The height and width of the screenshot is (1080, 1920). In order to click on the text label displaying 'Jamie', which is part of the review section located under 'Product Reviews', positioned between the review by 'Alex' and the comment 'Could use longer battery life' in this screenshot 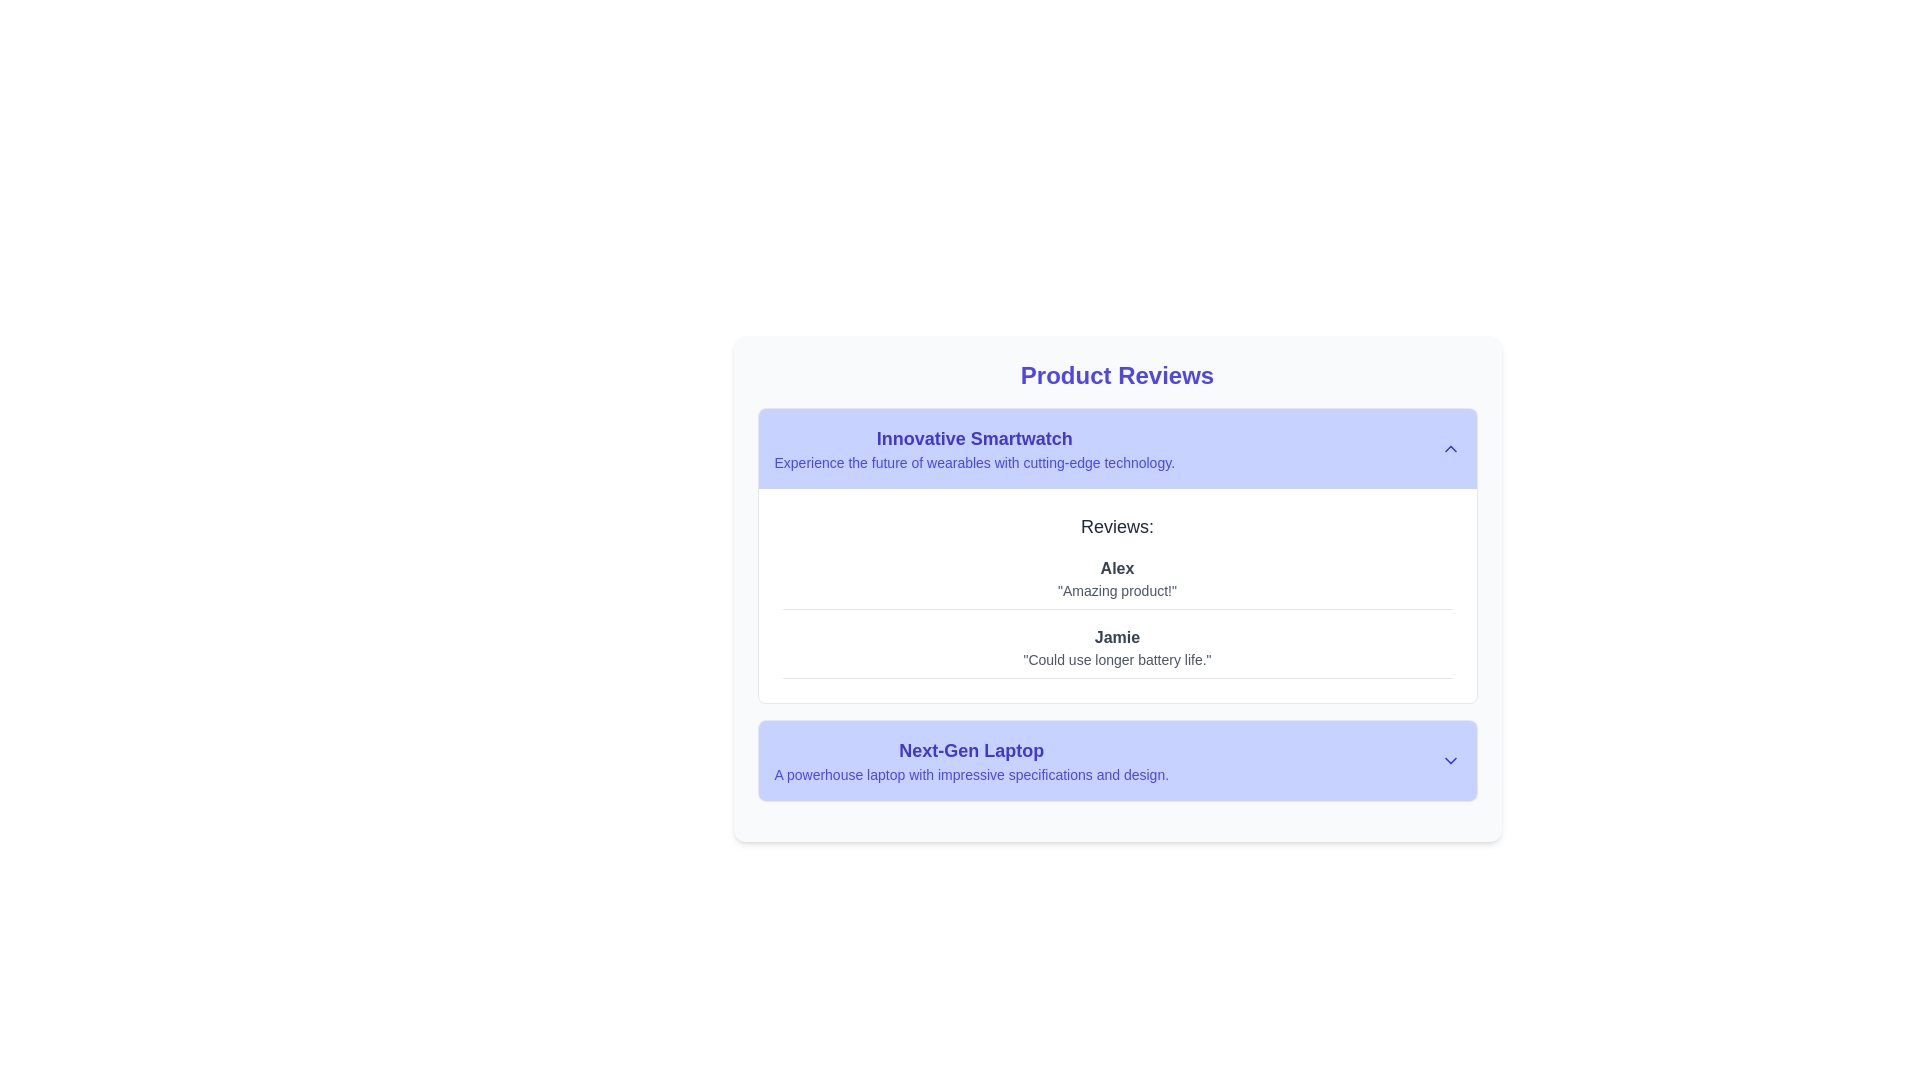, I will do `click(1116, 637)`.